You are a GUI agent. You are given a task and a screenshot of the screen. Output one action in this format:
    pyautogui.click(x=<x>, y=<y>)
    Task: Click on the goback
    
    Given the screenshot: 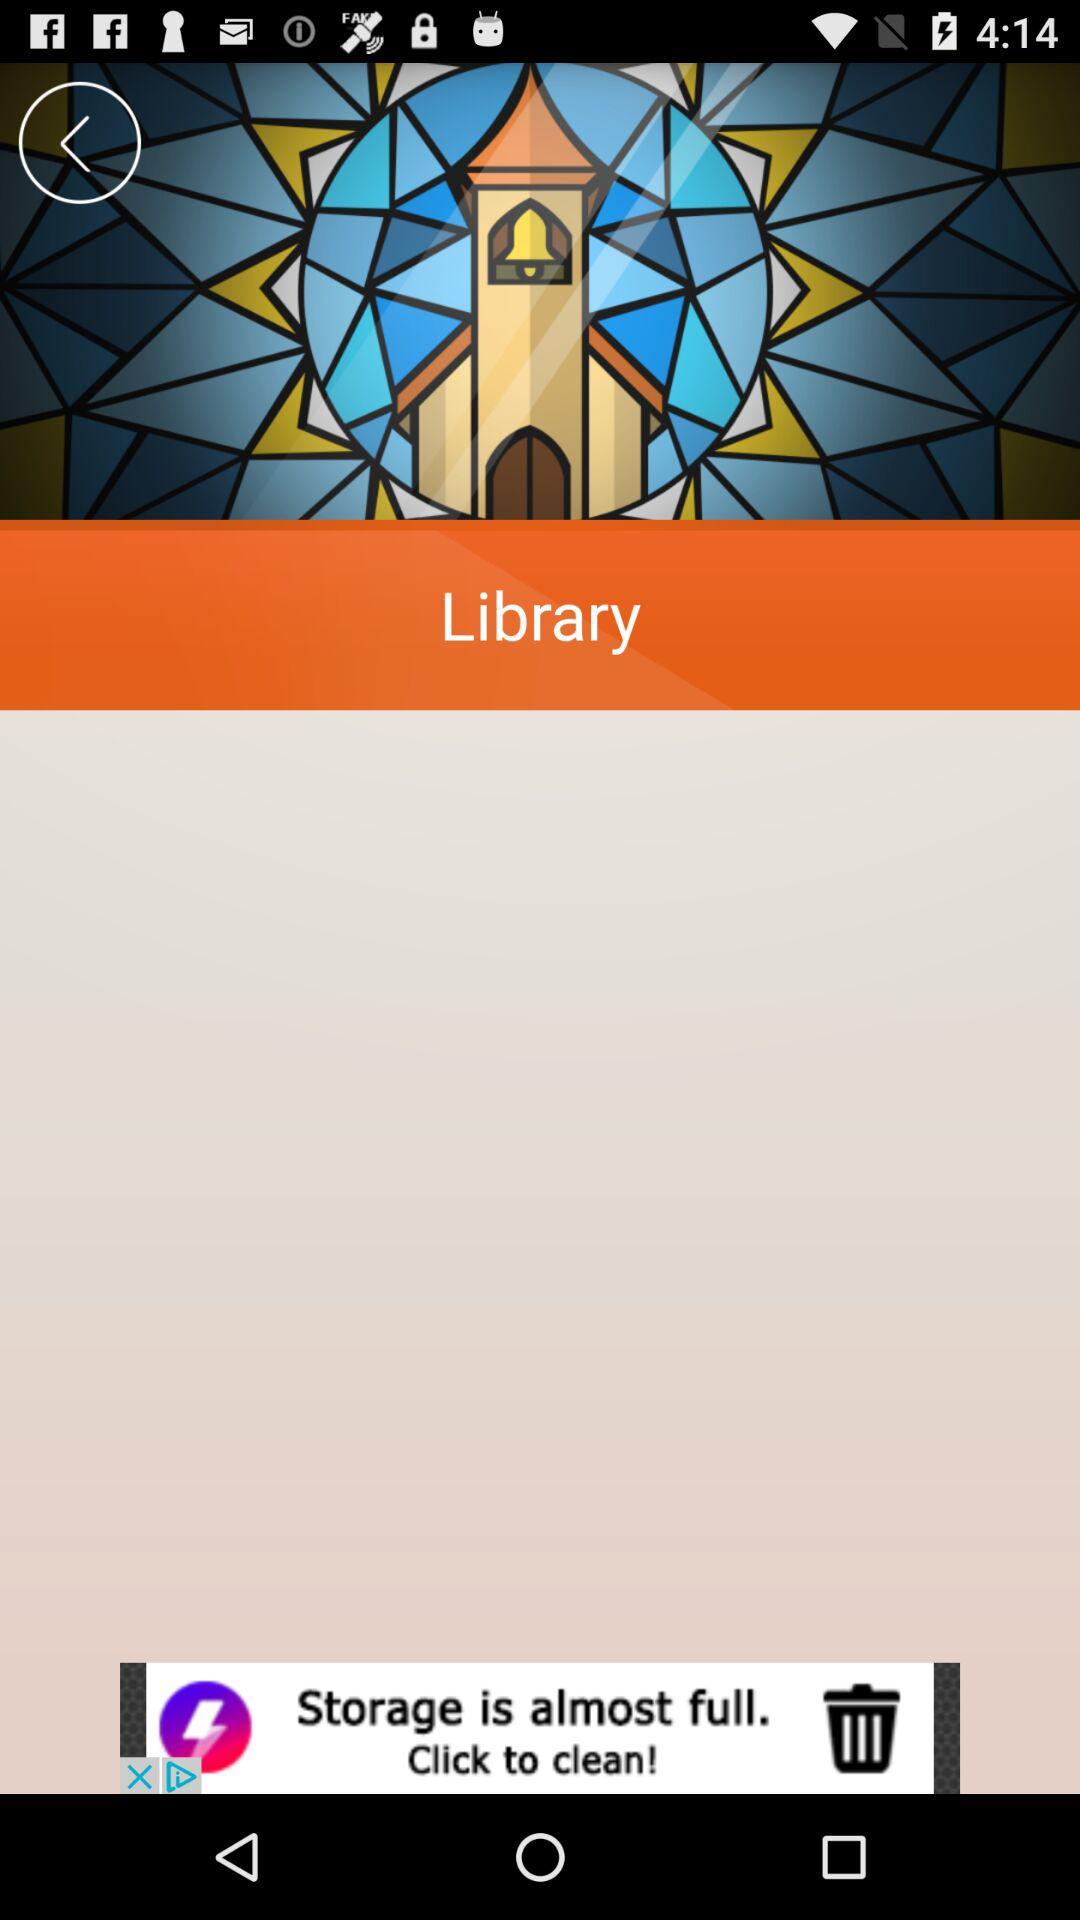 What is the action you would take?
    pyautogui.click(x=78, y=141)
    